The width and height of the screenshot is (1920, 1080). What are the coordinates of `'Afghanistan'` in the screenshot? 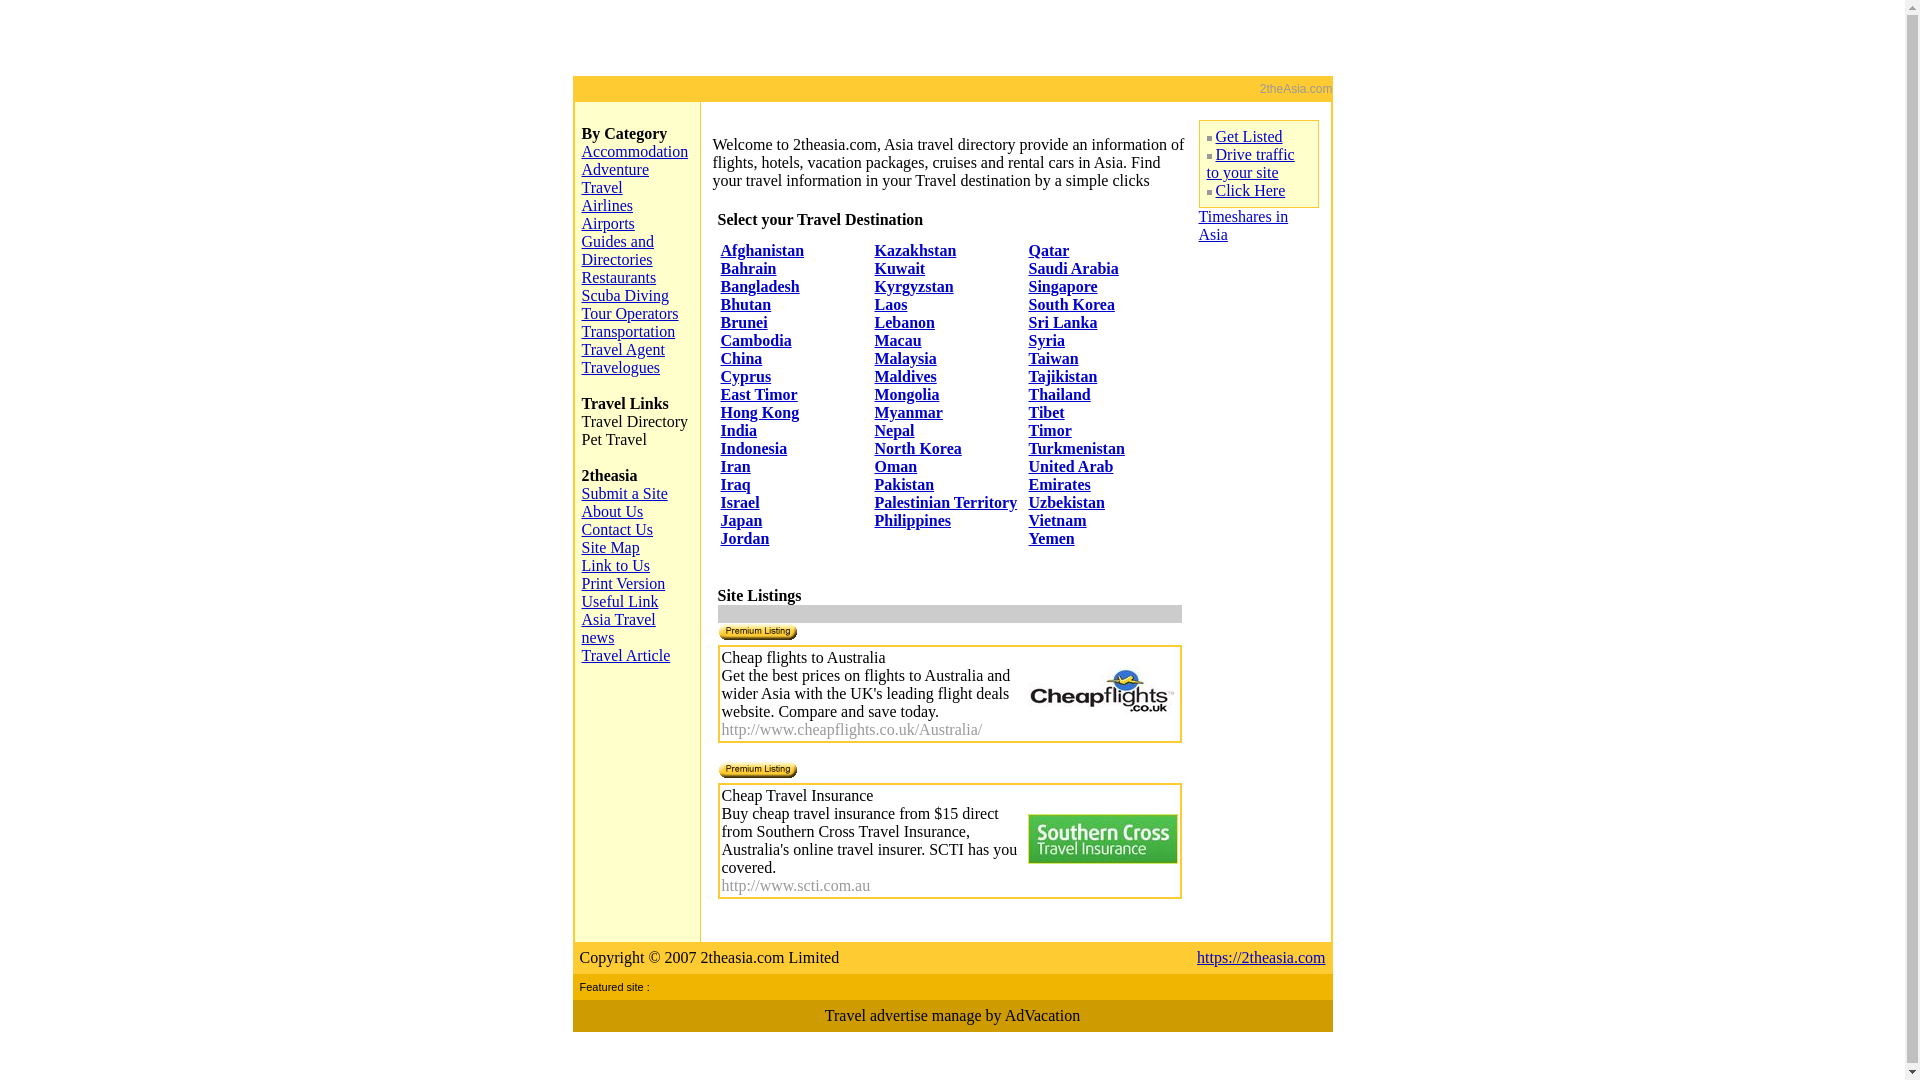 It's located at (761, 249).